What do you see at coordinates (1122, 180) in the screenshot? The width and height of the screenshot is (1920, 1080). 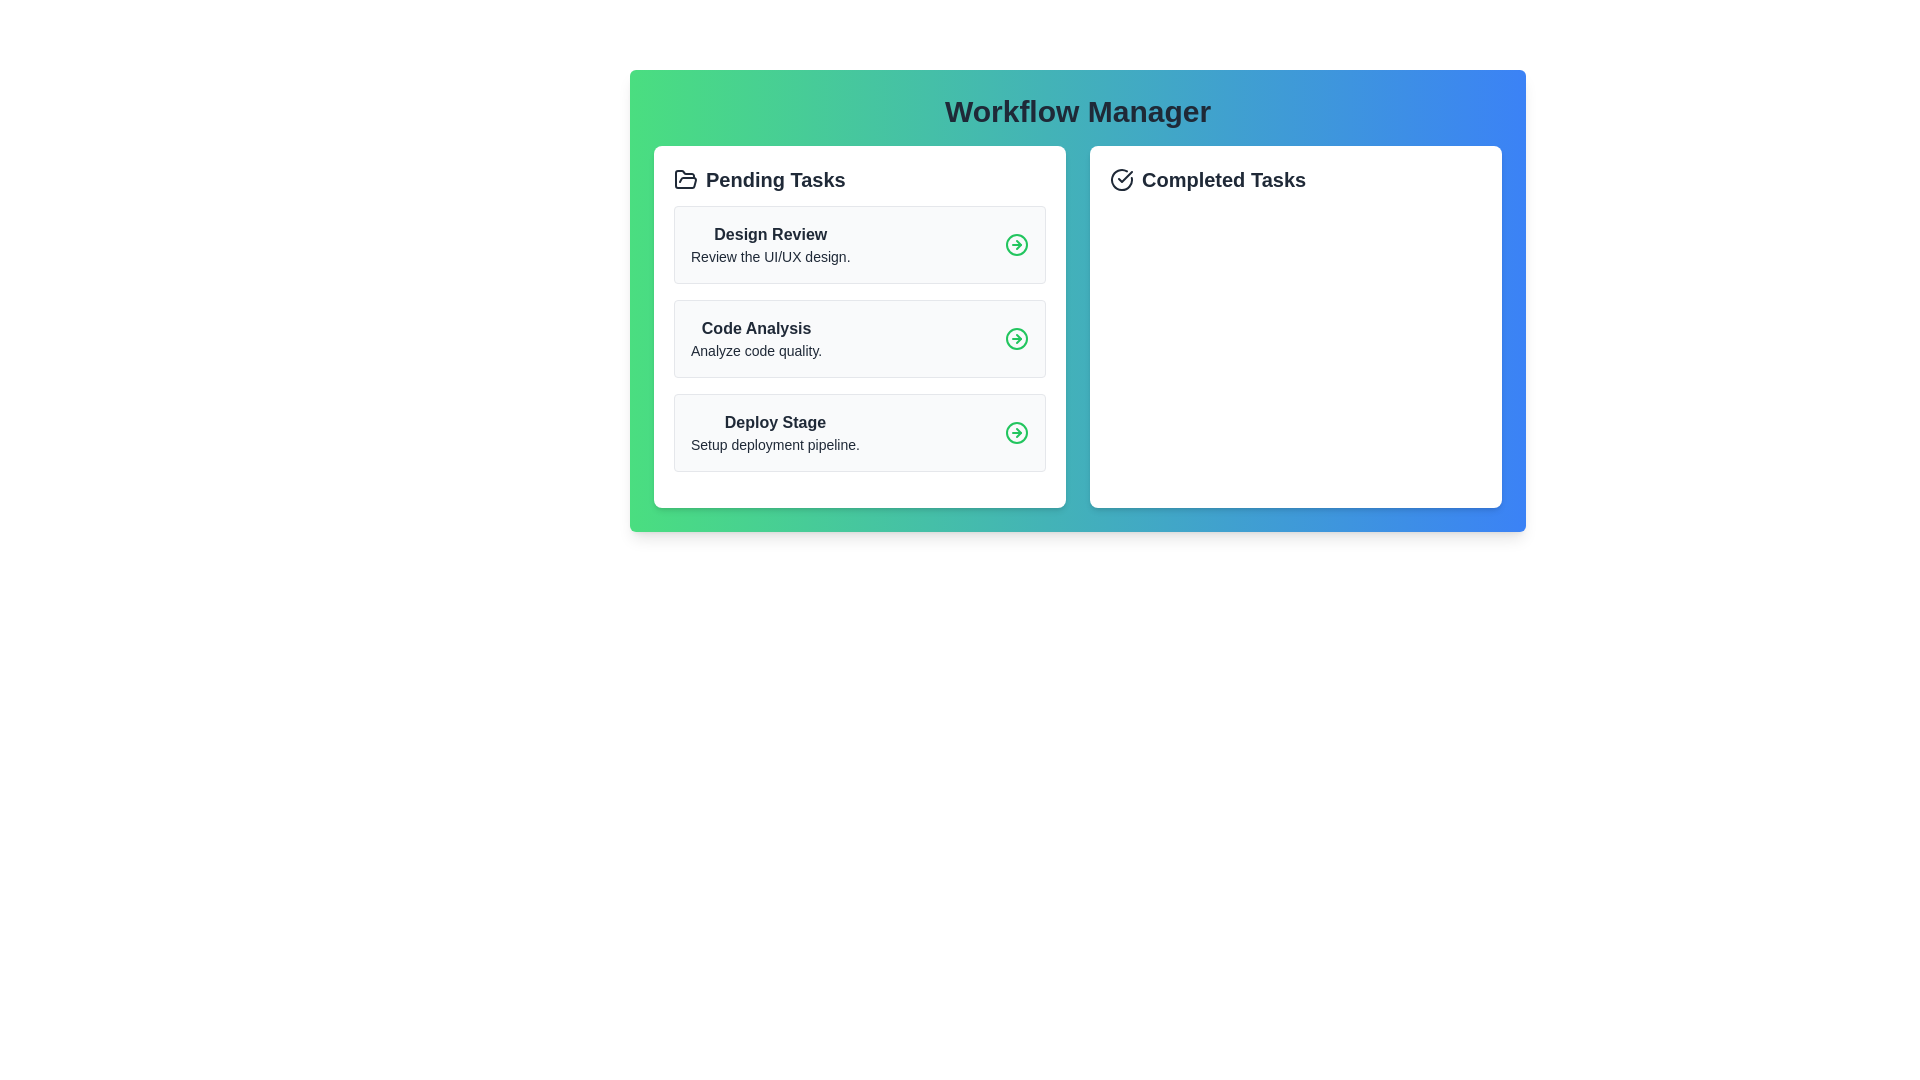 I see `the circular icon with a checkmark inside, located to the left of the 'Completed Tasks' text at the top-right section of the interface` at bounding box center [1122, 180].